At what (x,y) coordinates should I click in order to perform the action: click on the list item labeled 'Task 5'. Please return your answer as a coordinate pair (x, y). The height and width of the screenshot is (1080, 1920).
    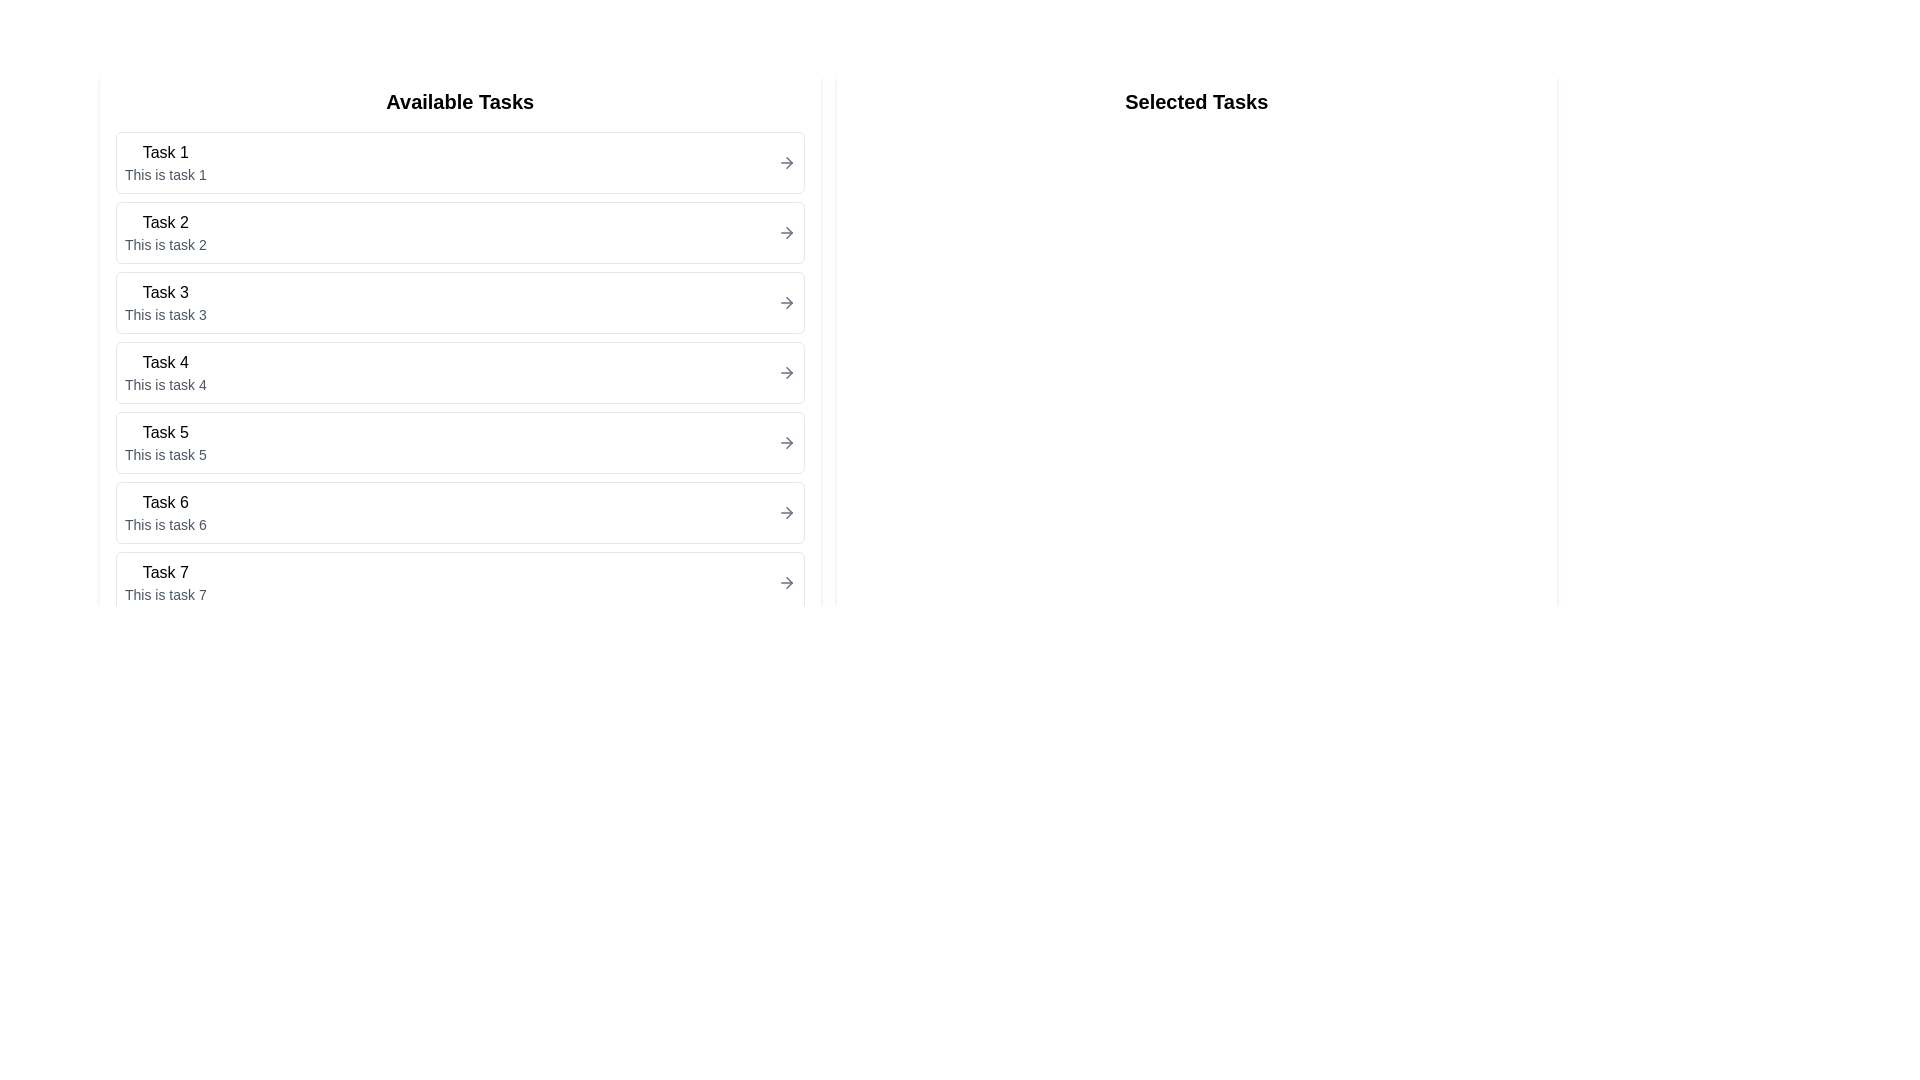
    Looking at the image, I should click on (165, 442).